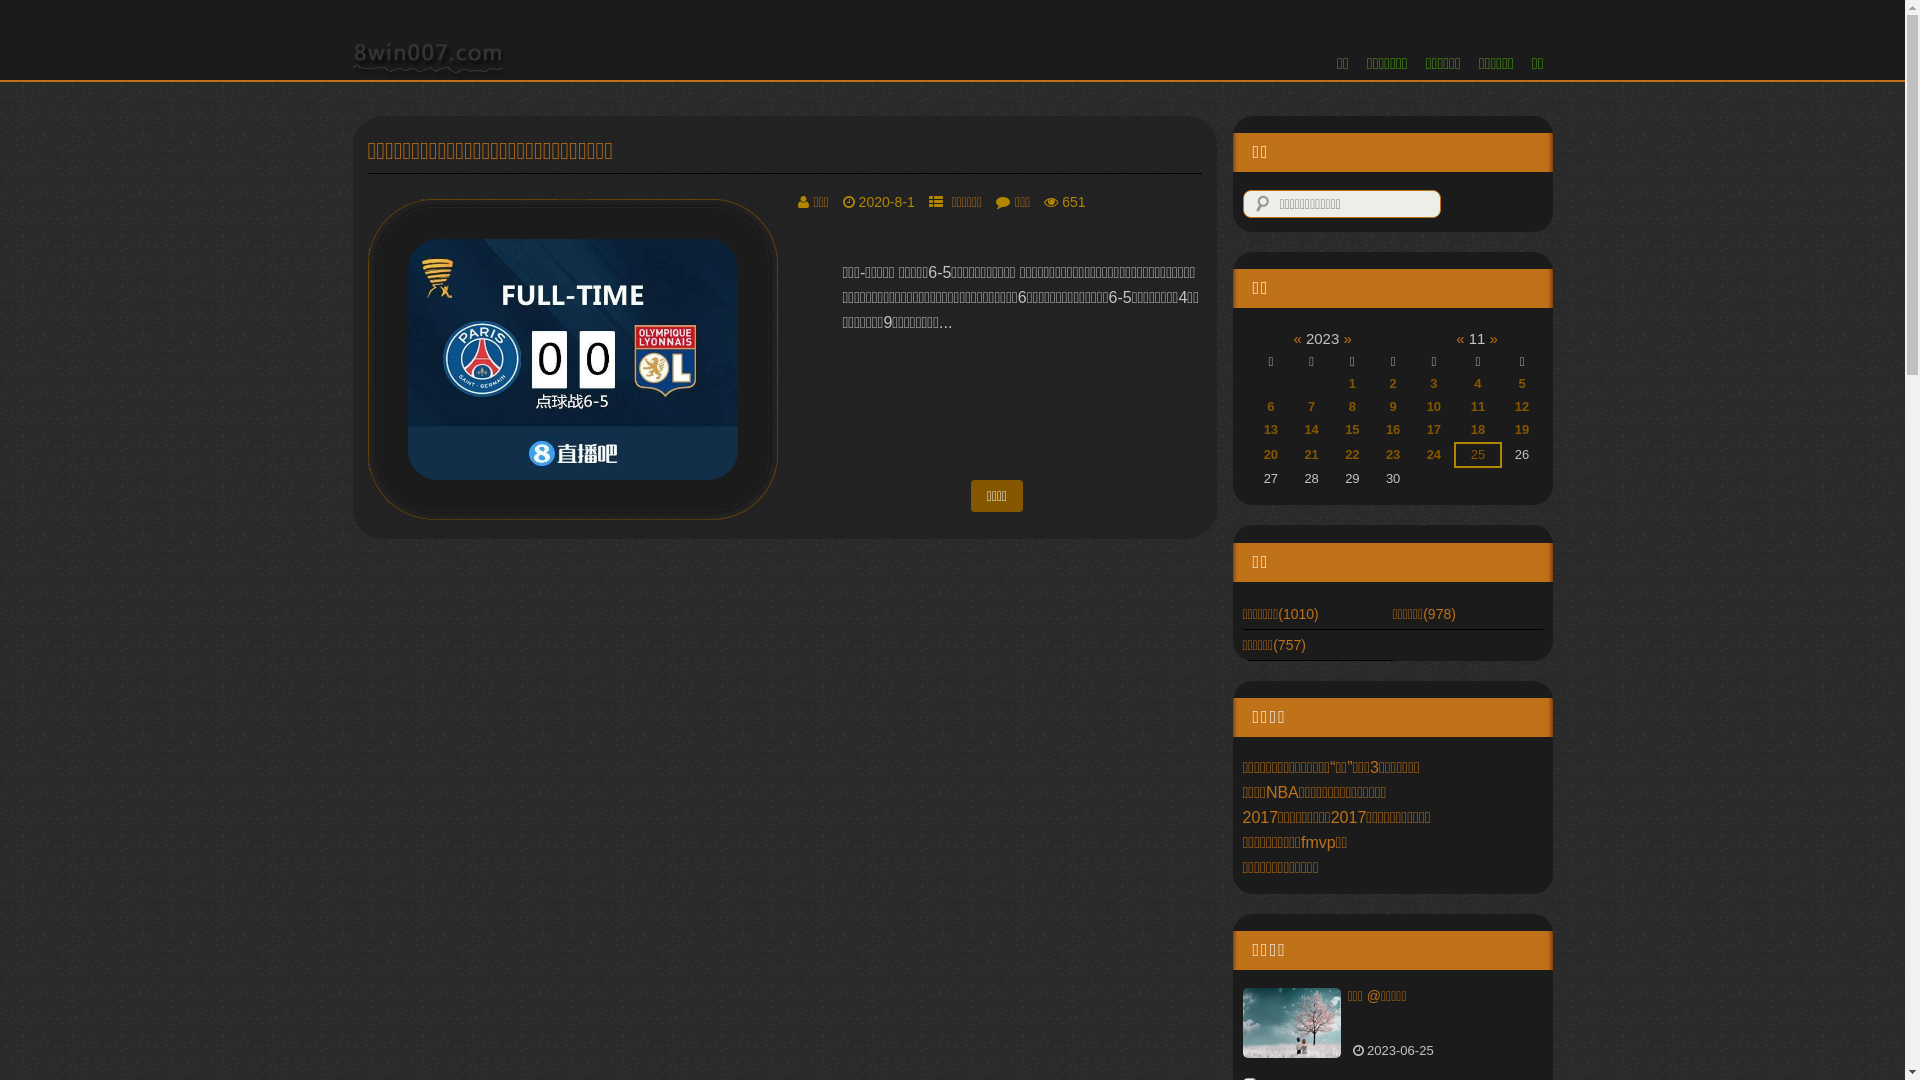 The width and height of the screenshot is (1920, 1080). Describe the element at coordinates (1473, 383) in the screenshot. I see `'4'` at that location.